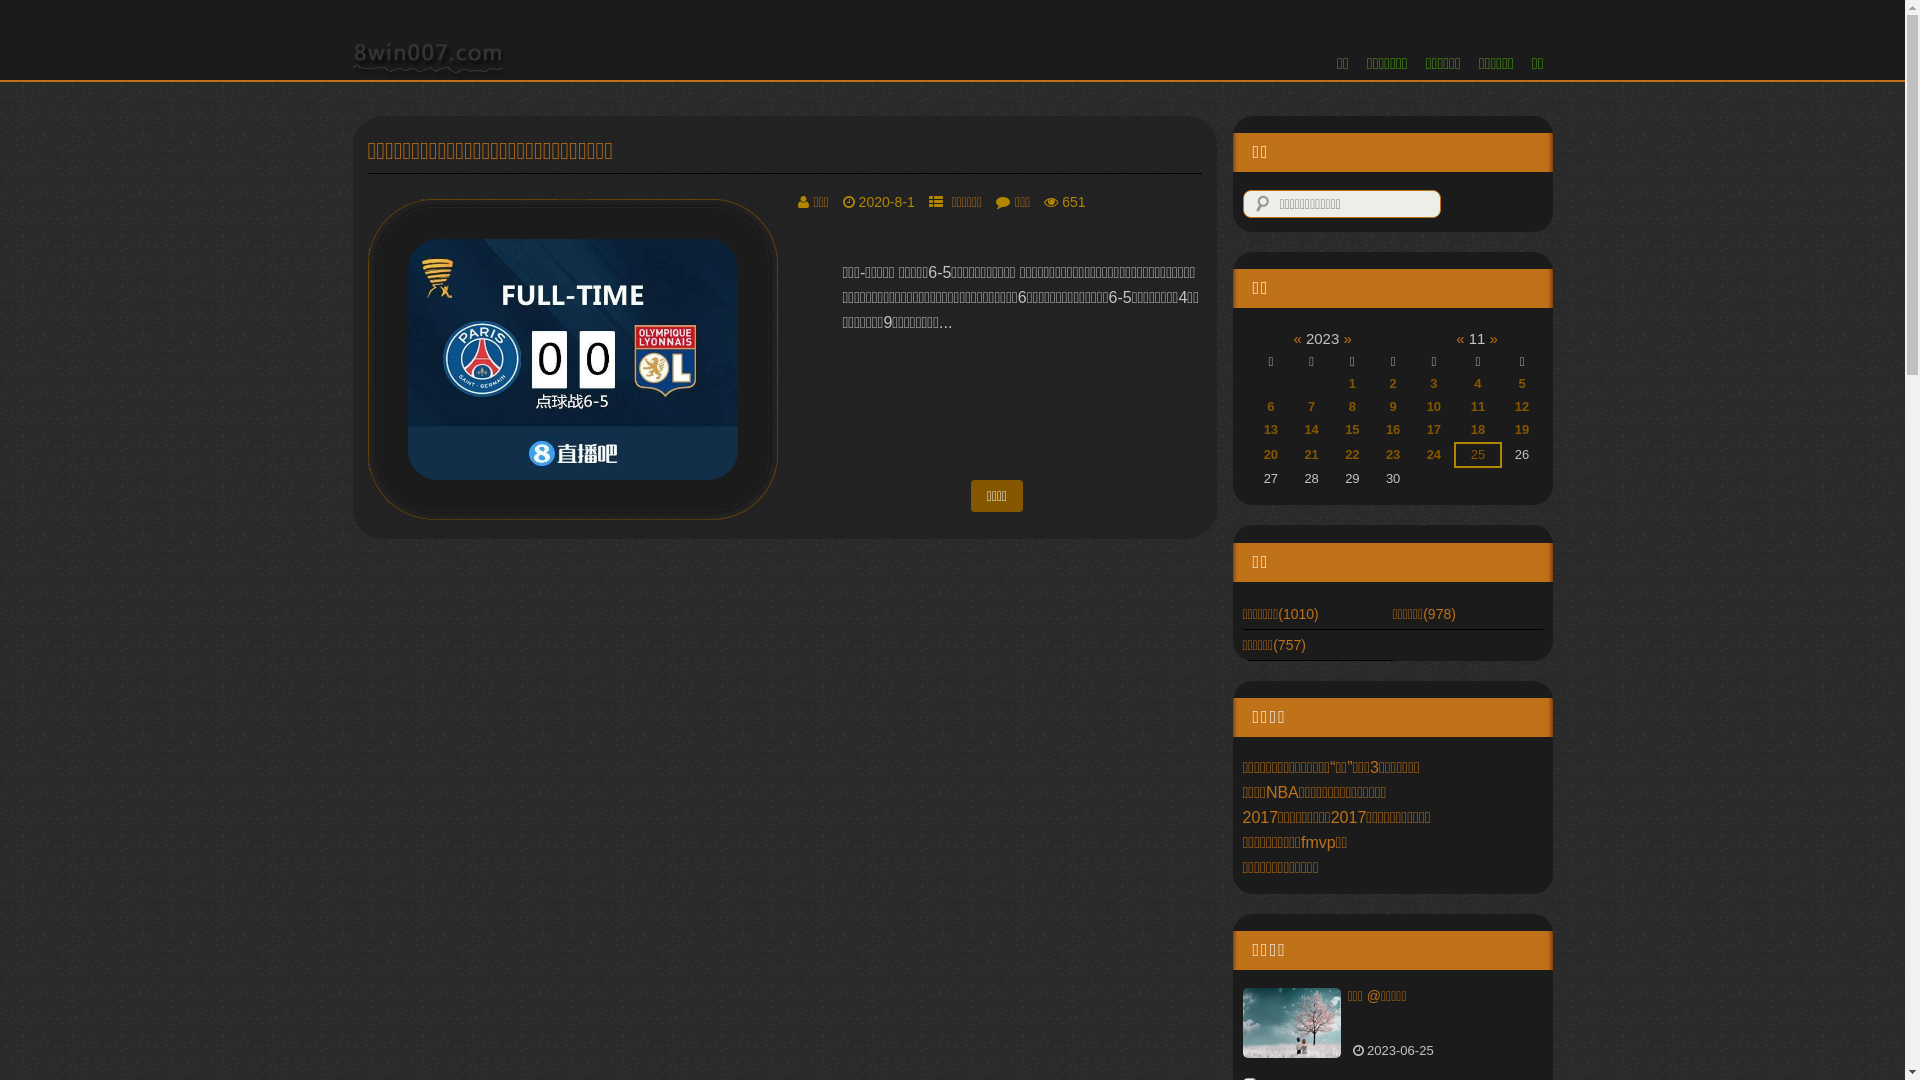 The width and height of the screenshot is (1920, 1080). Describe the element at coordinates (1473, 383) in the screenshot. I see `'4'` at that location.